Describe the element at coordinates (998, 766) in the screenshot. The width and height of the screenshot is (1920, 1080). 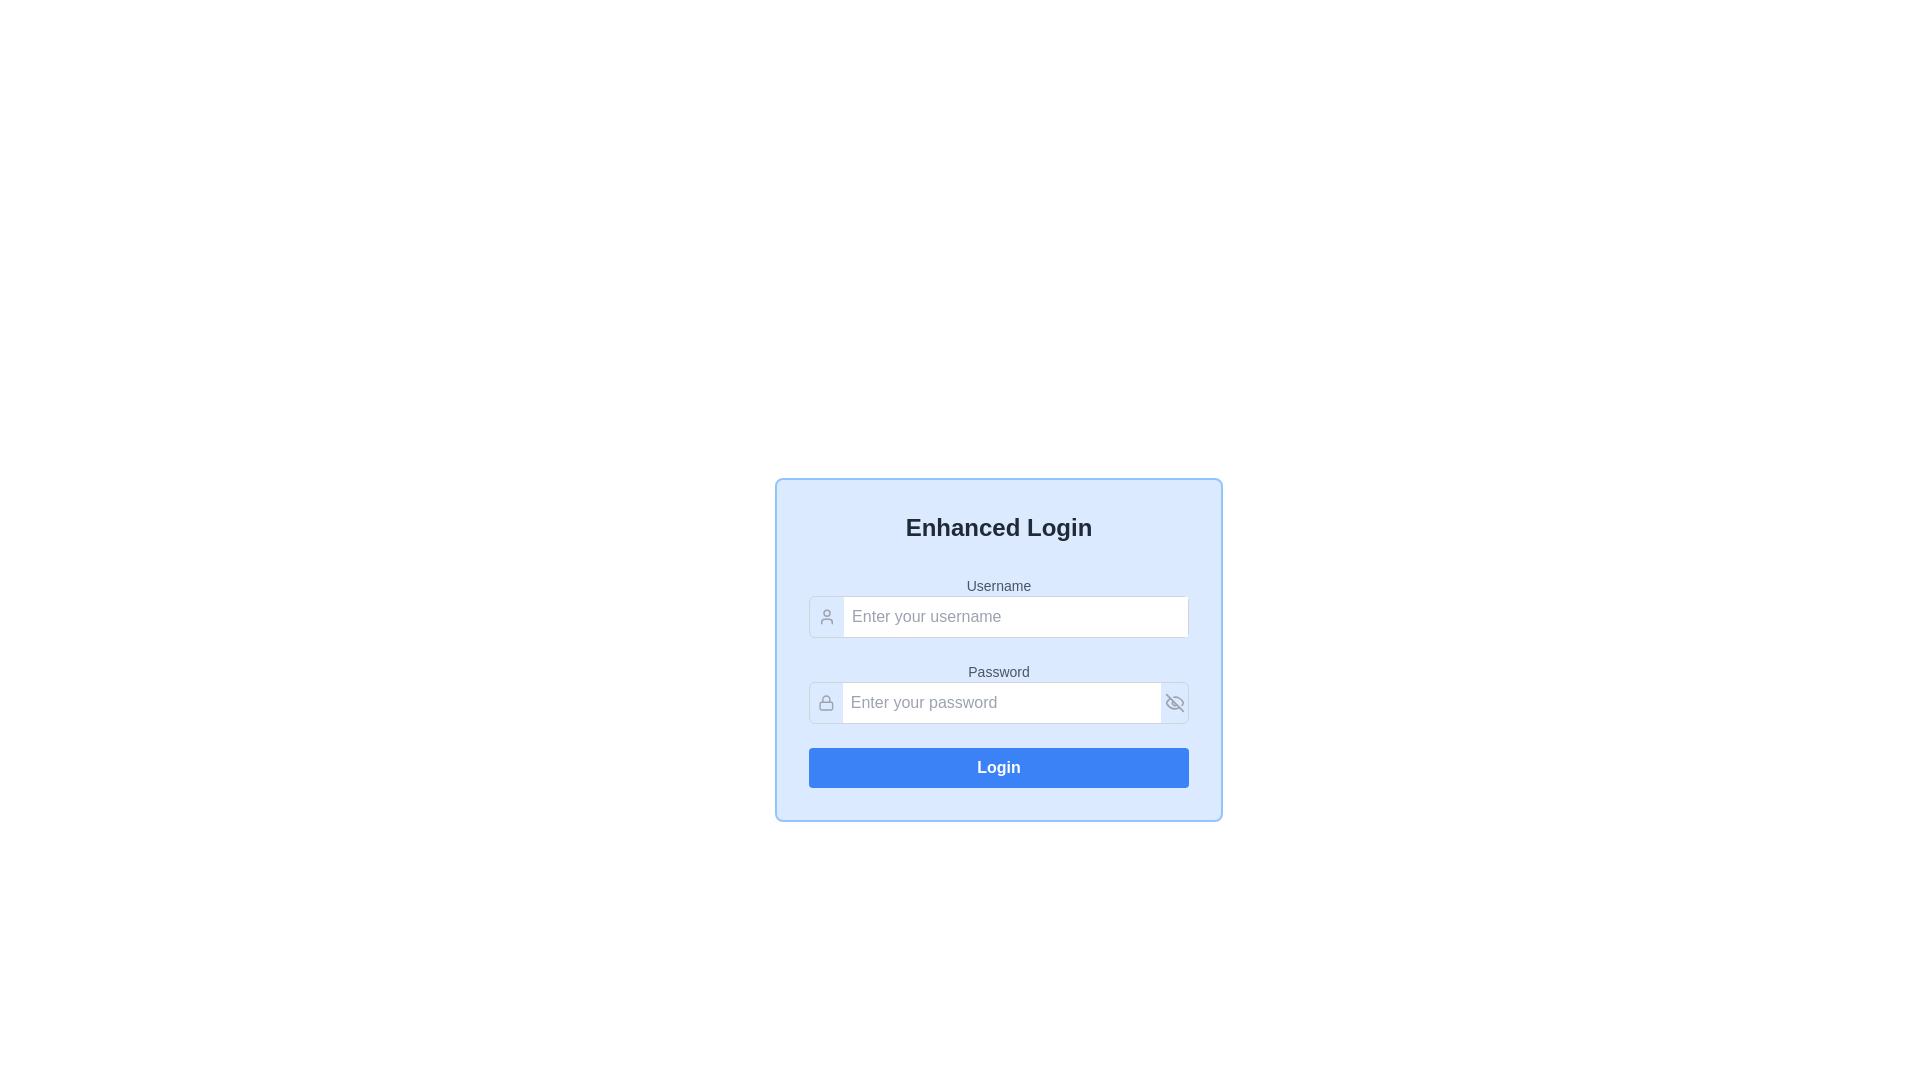
I see `the submit button located at the bottom of the login form panel to change its visual style` at that location.